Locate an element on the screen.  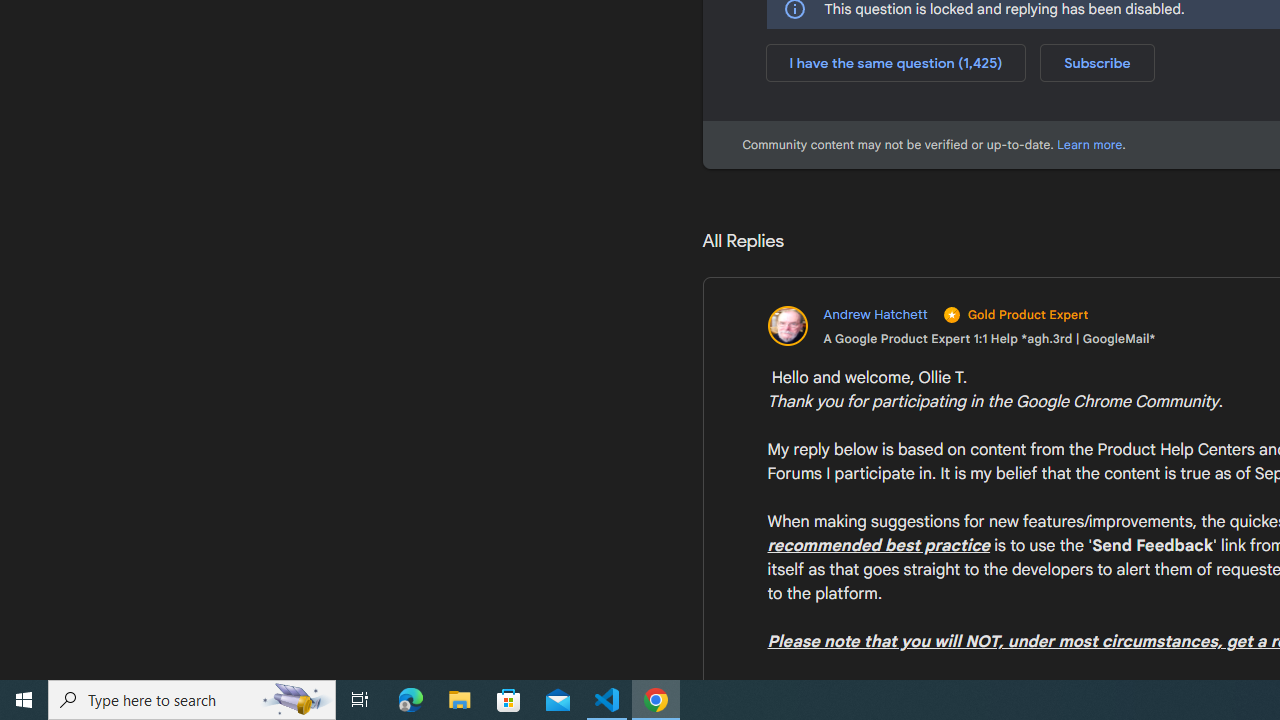
'Subscribe' is located at coordinates (1096, 61).